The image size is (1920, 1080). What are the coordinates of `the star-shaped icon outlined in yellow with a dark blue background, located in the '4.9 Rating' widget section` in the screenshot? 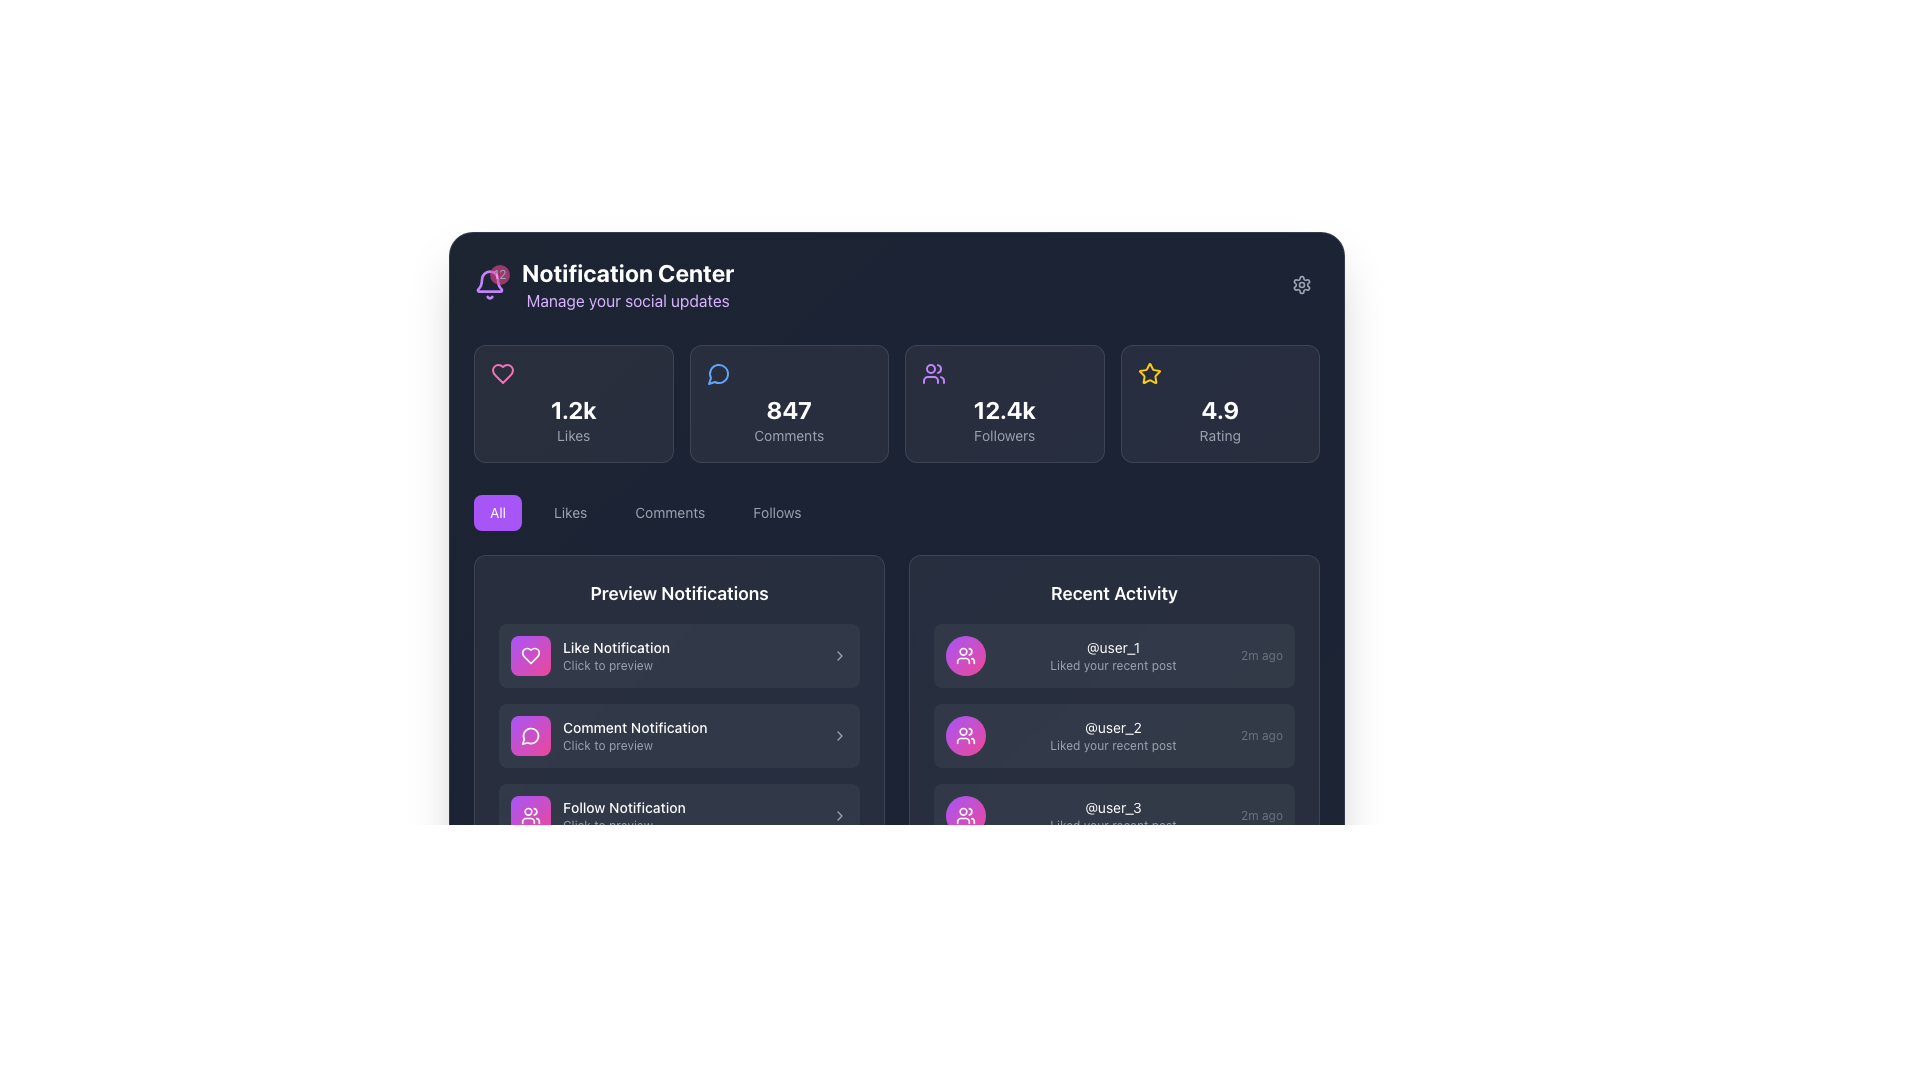 It's located at (1149, 374).